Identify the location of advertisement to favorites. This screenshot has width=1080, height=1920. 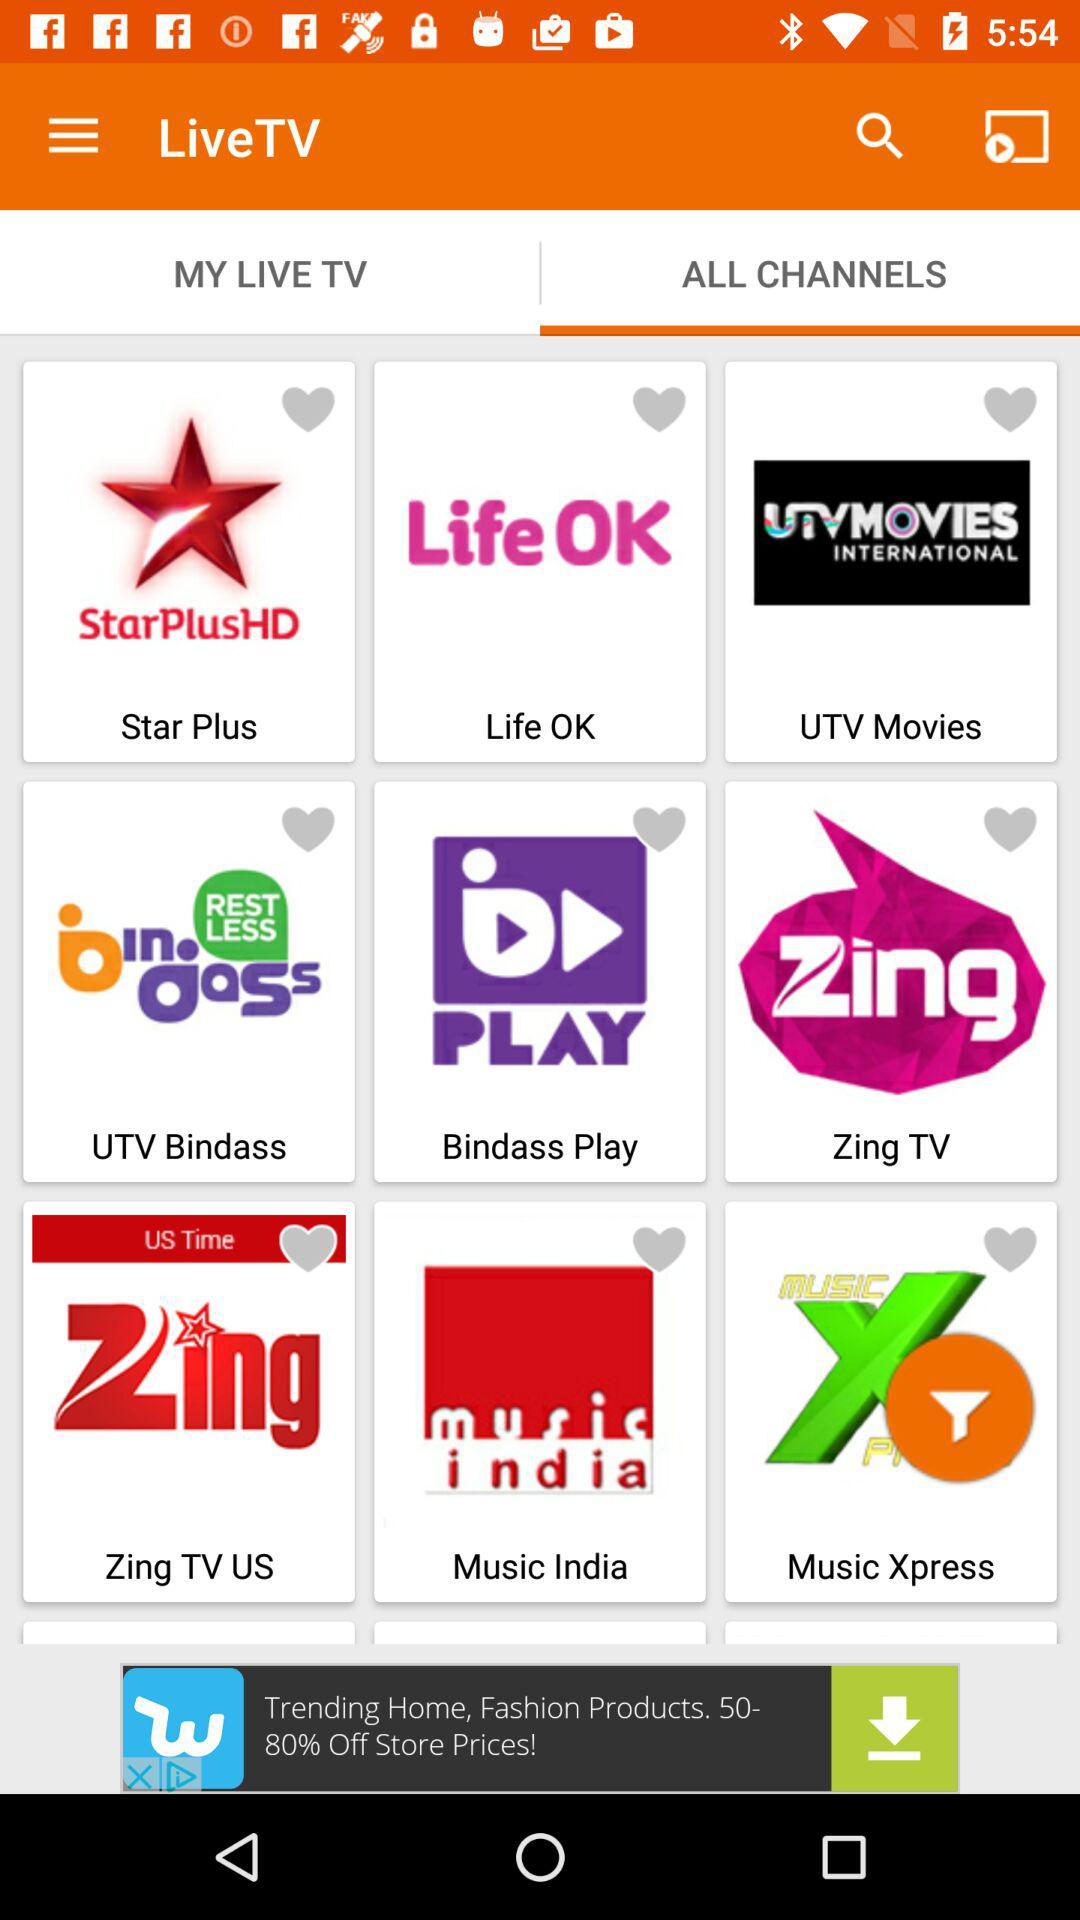
(308, 407).